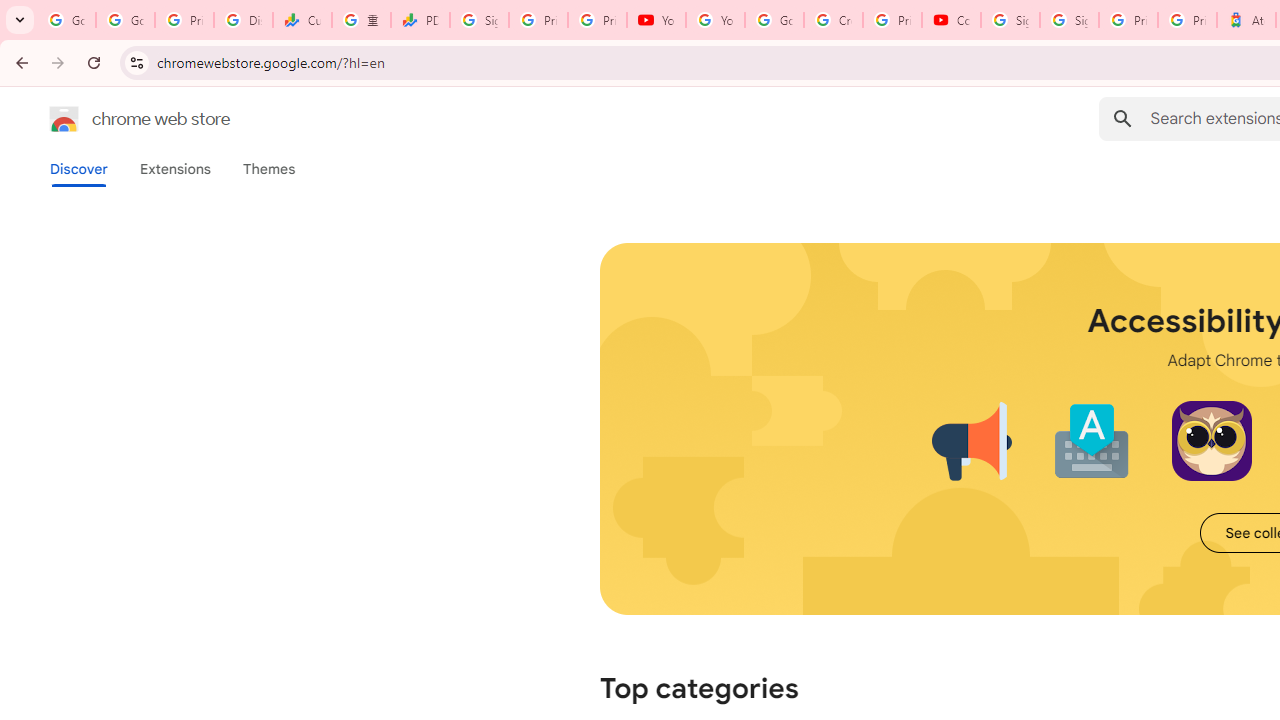  Describe the element at coordinates (596, 20) in the screenshot. I see `'Privacy Checkup'` at that location.